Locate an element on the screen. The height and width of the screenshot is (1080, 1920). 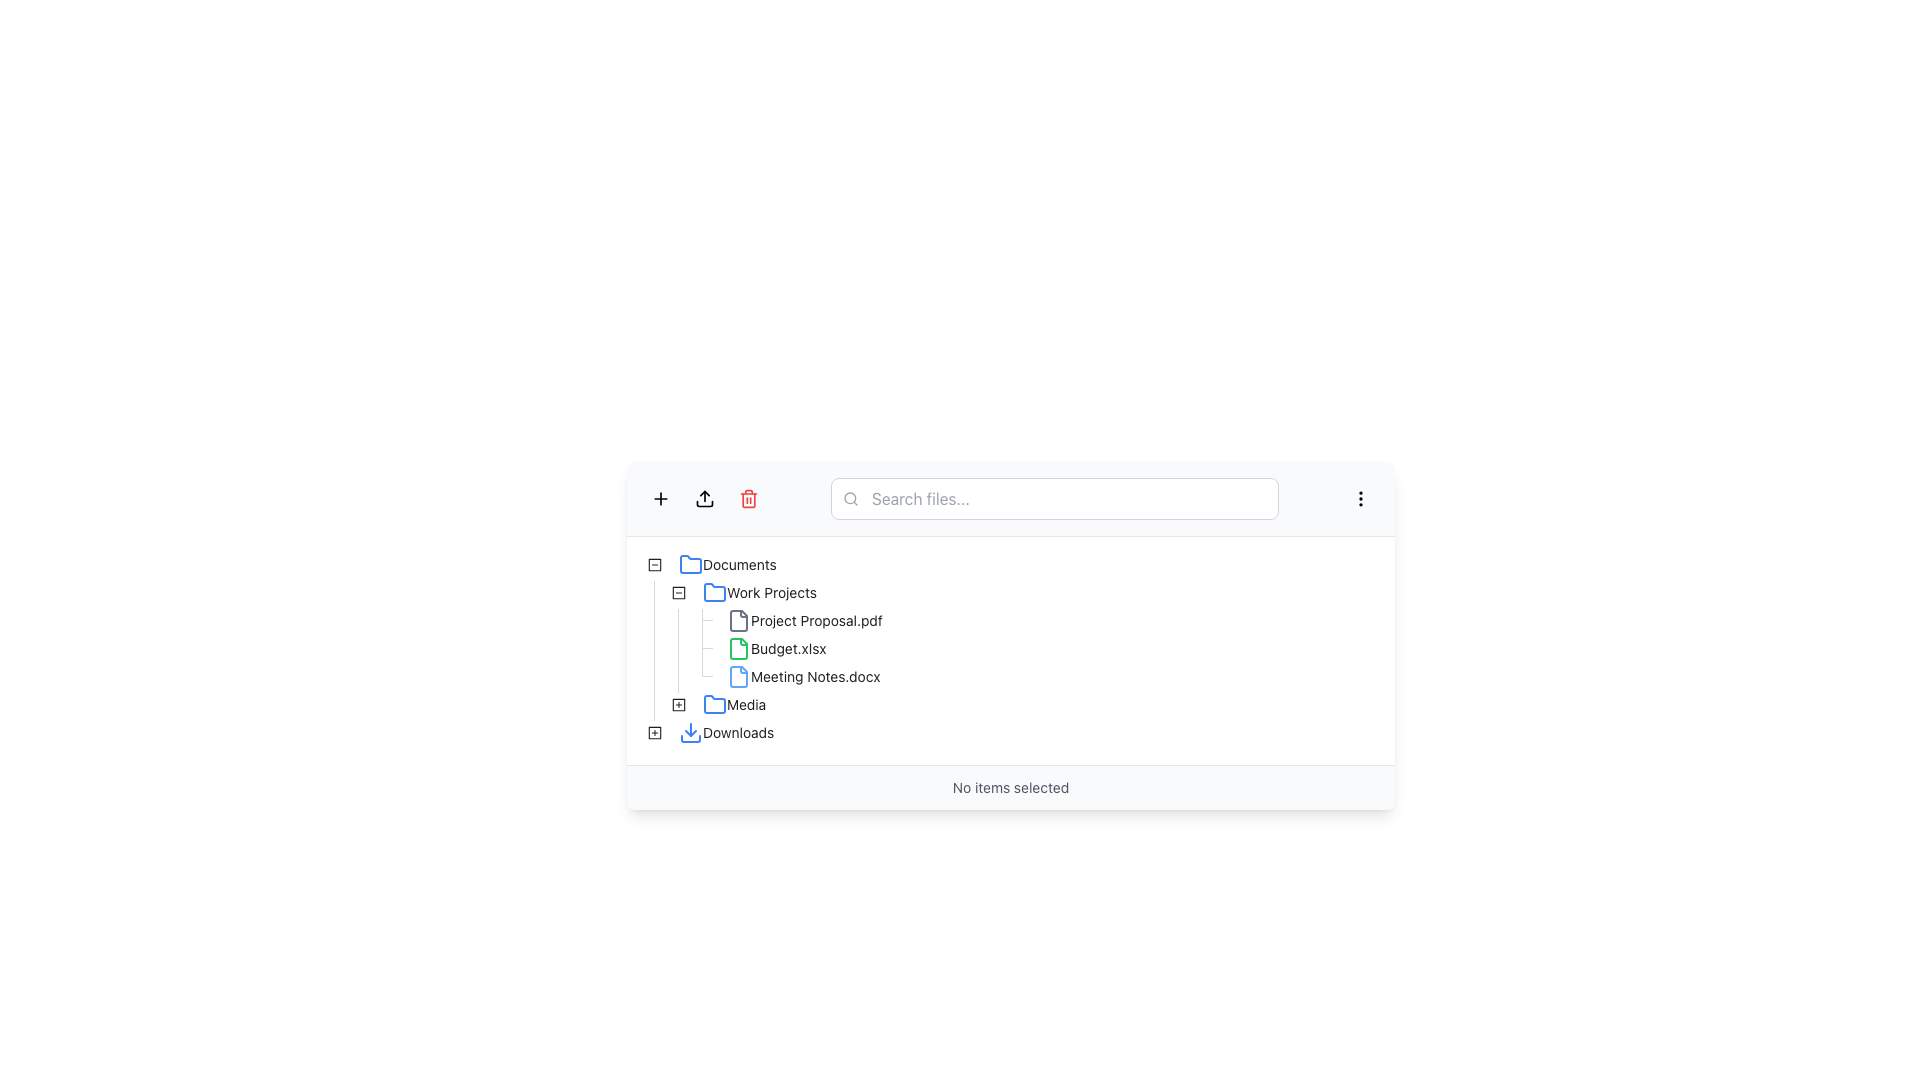
the file entry 'Project Proposal.pdf' is located at coordinates (804, 620).